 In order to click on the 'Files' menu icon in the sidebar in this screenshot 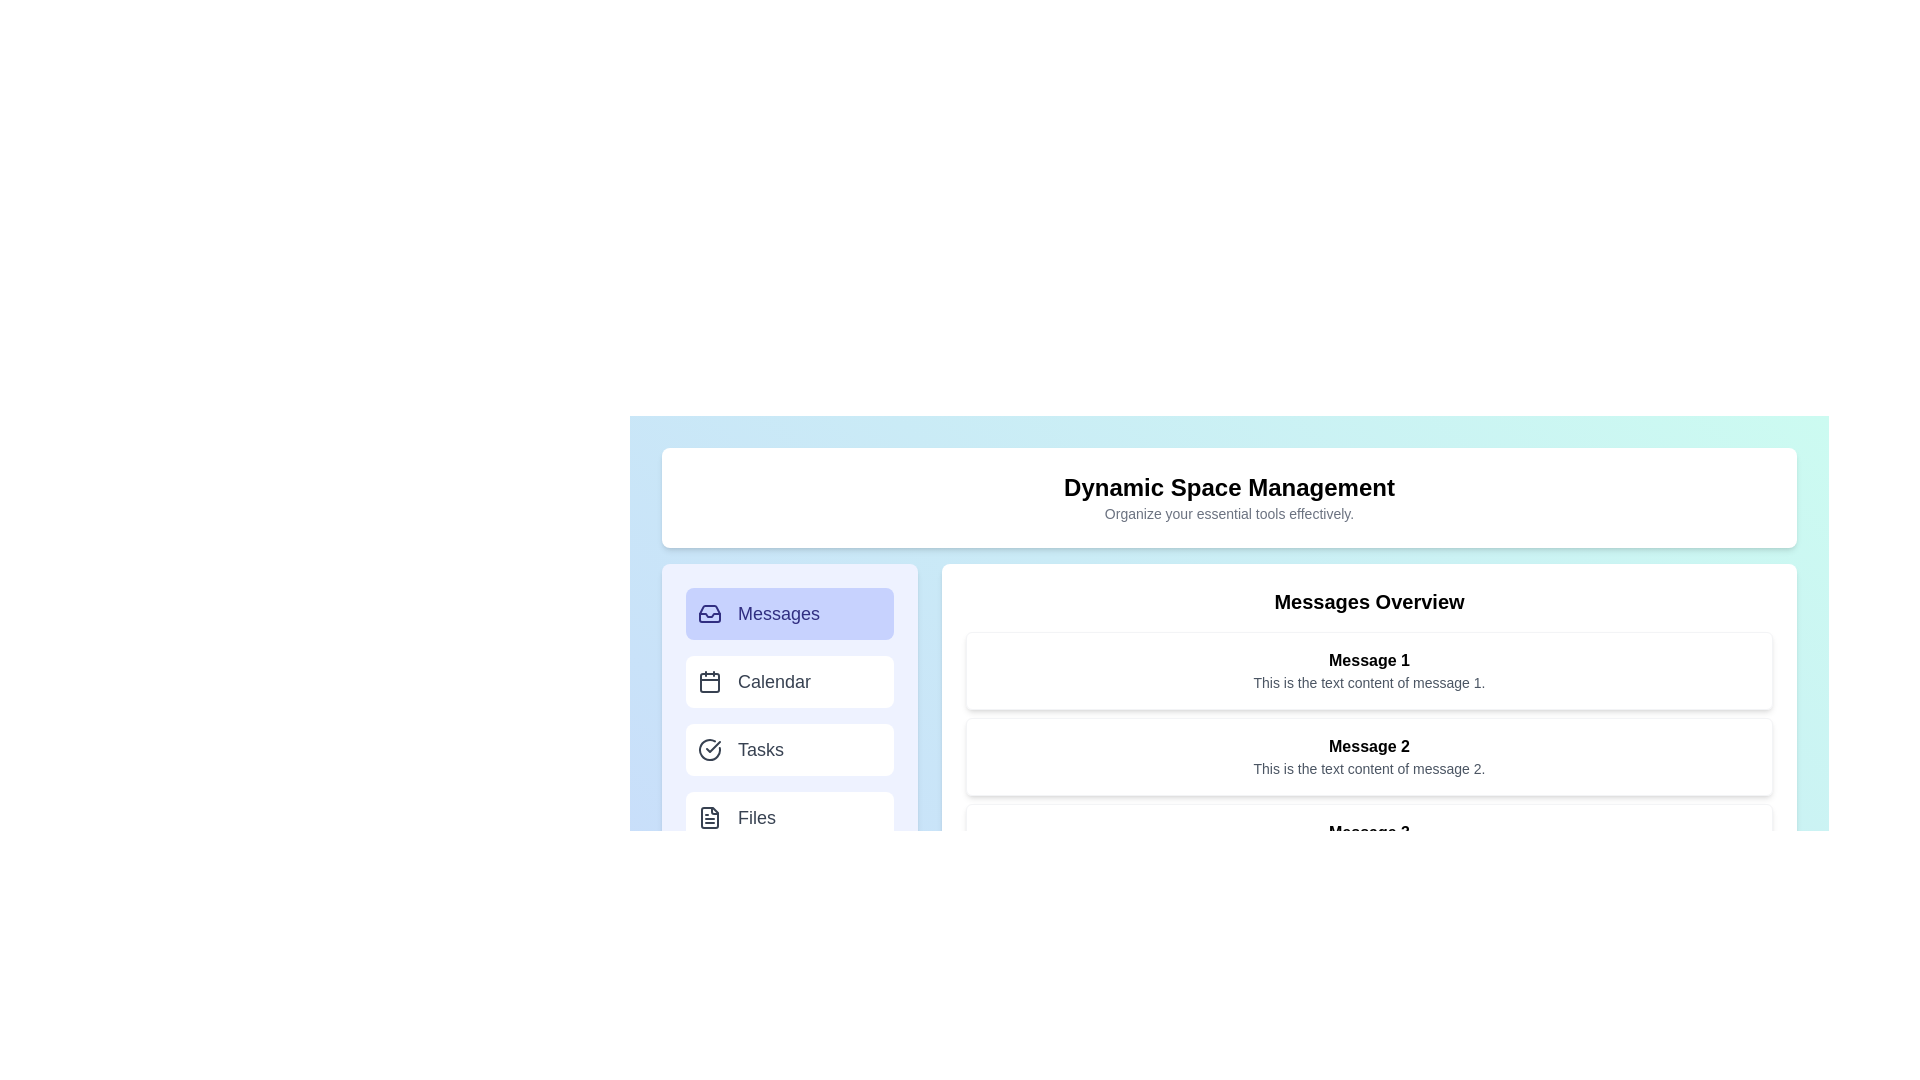, I will do `click(710, 817)`.